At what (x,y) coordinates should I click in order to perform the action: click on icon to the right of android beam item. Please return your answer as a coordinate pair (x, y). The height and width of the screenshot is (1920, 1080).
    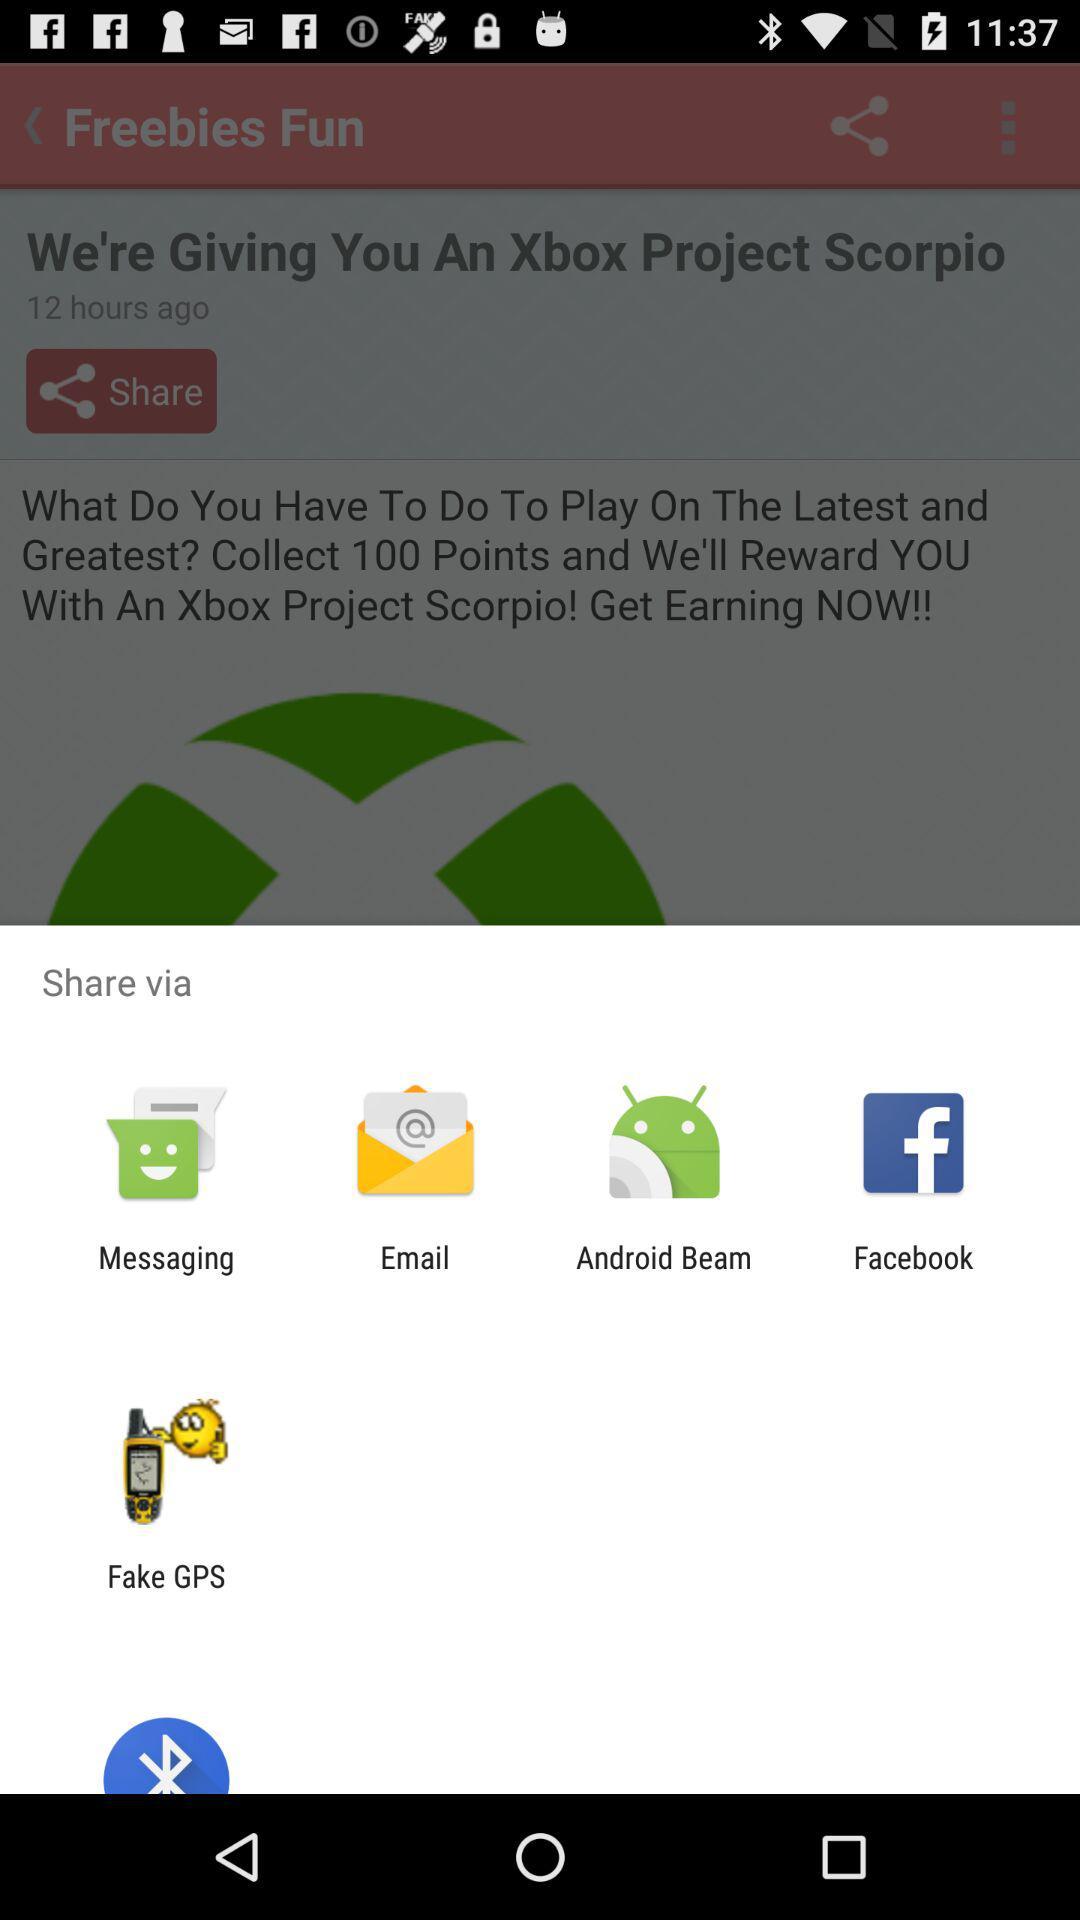
    Looking at the image, I should click on (913, 1274).